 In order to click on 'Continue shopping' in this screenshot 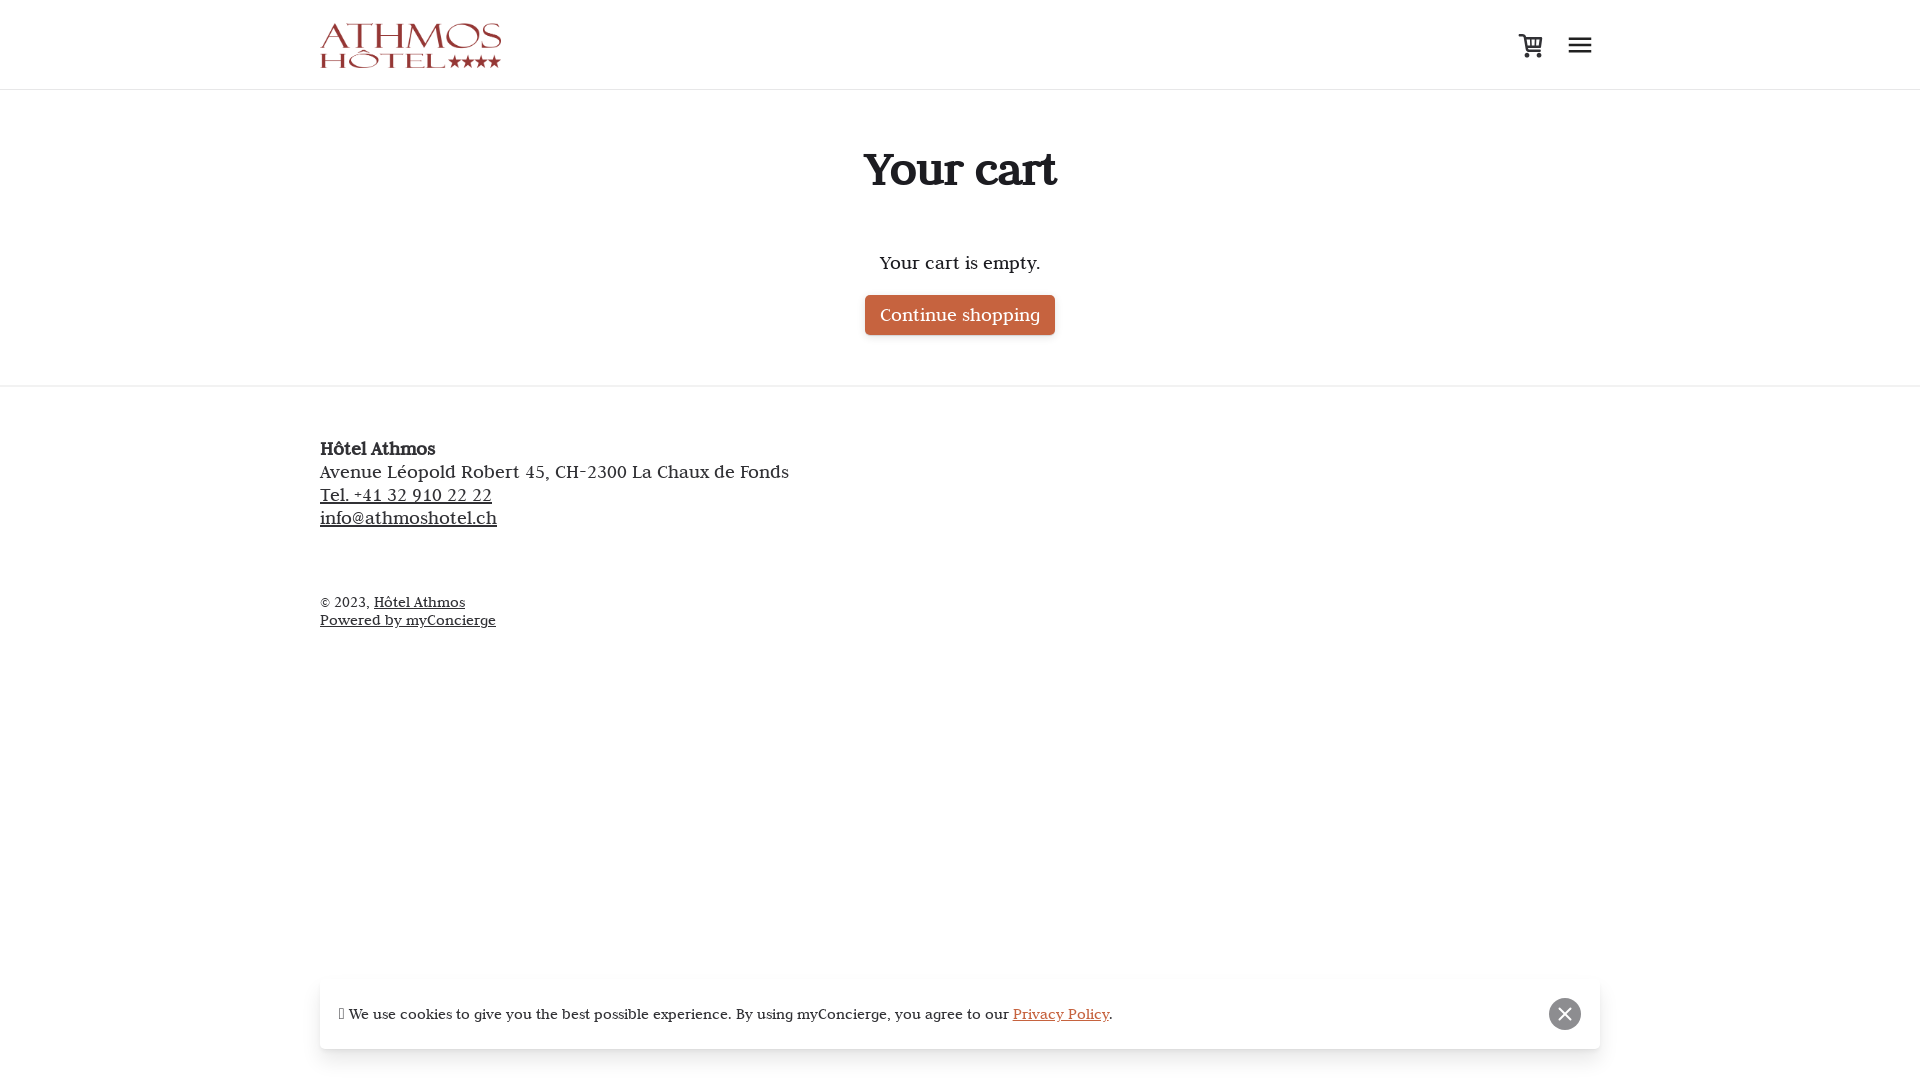, I will do `click(960, 315)`.